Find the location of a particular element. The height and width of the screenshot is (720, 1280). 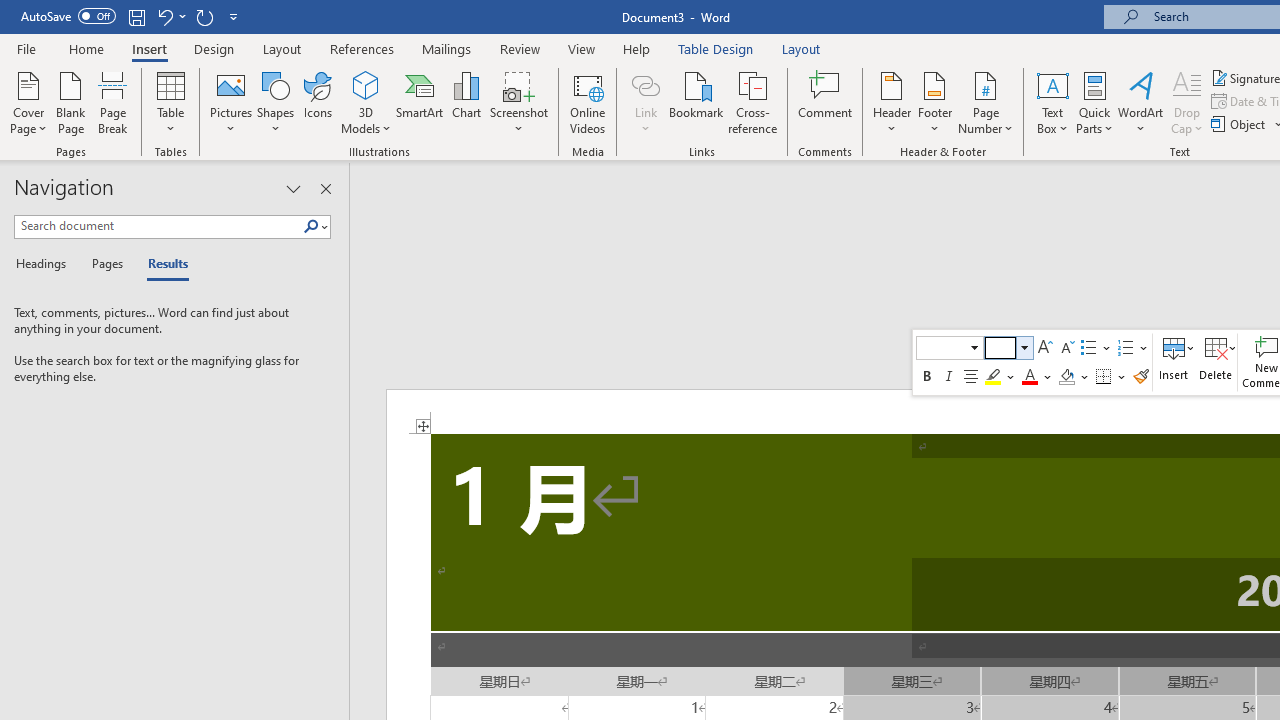

'SmartArt...' is located at coordinates (418, 103).